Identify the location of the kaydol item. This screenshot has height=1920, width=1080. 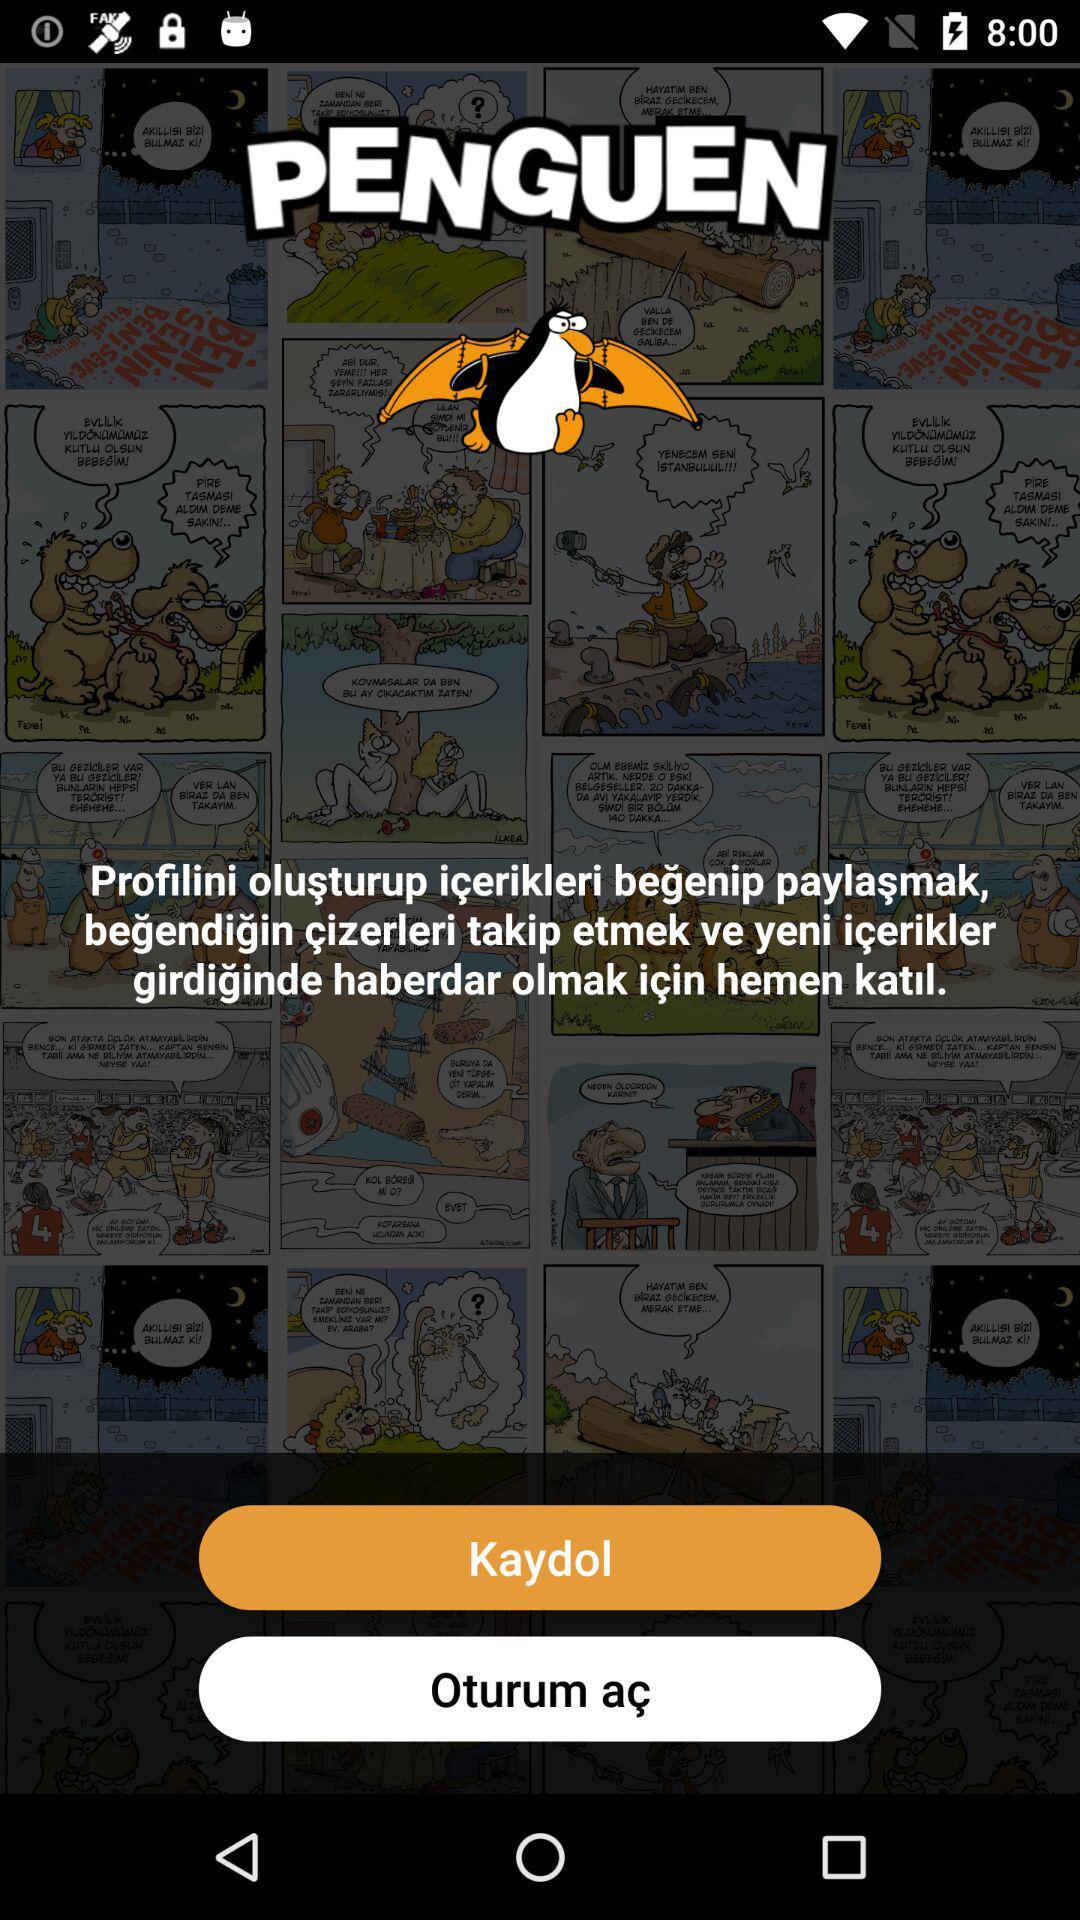
(540, 1556).